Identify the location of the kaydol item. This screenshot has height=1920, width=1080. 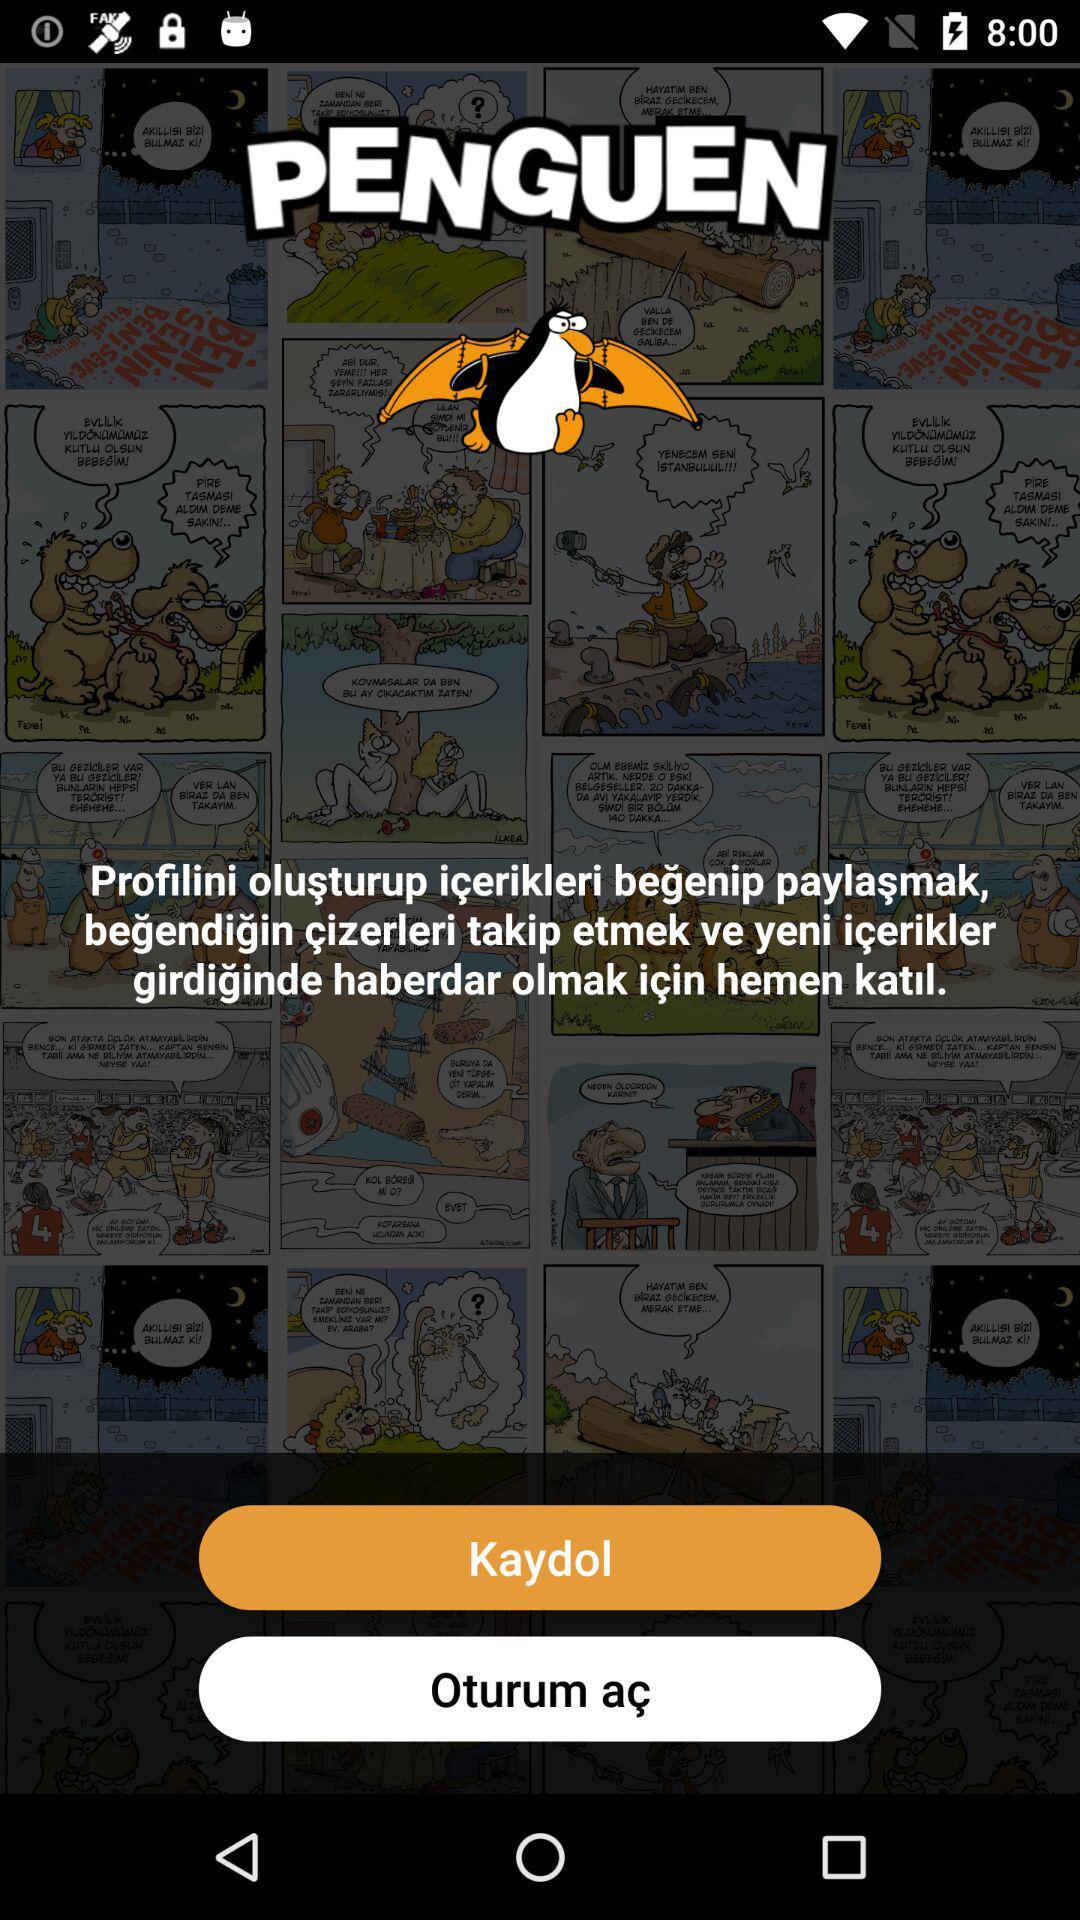
(540, 1556).